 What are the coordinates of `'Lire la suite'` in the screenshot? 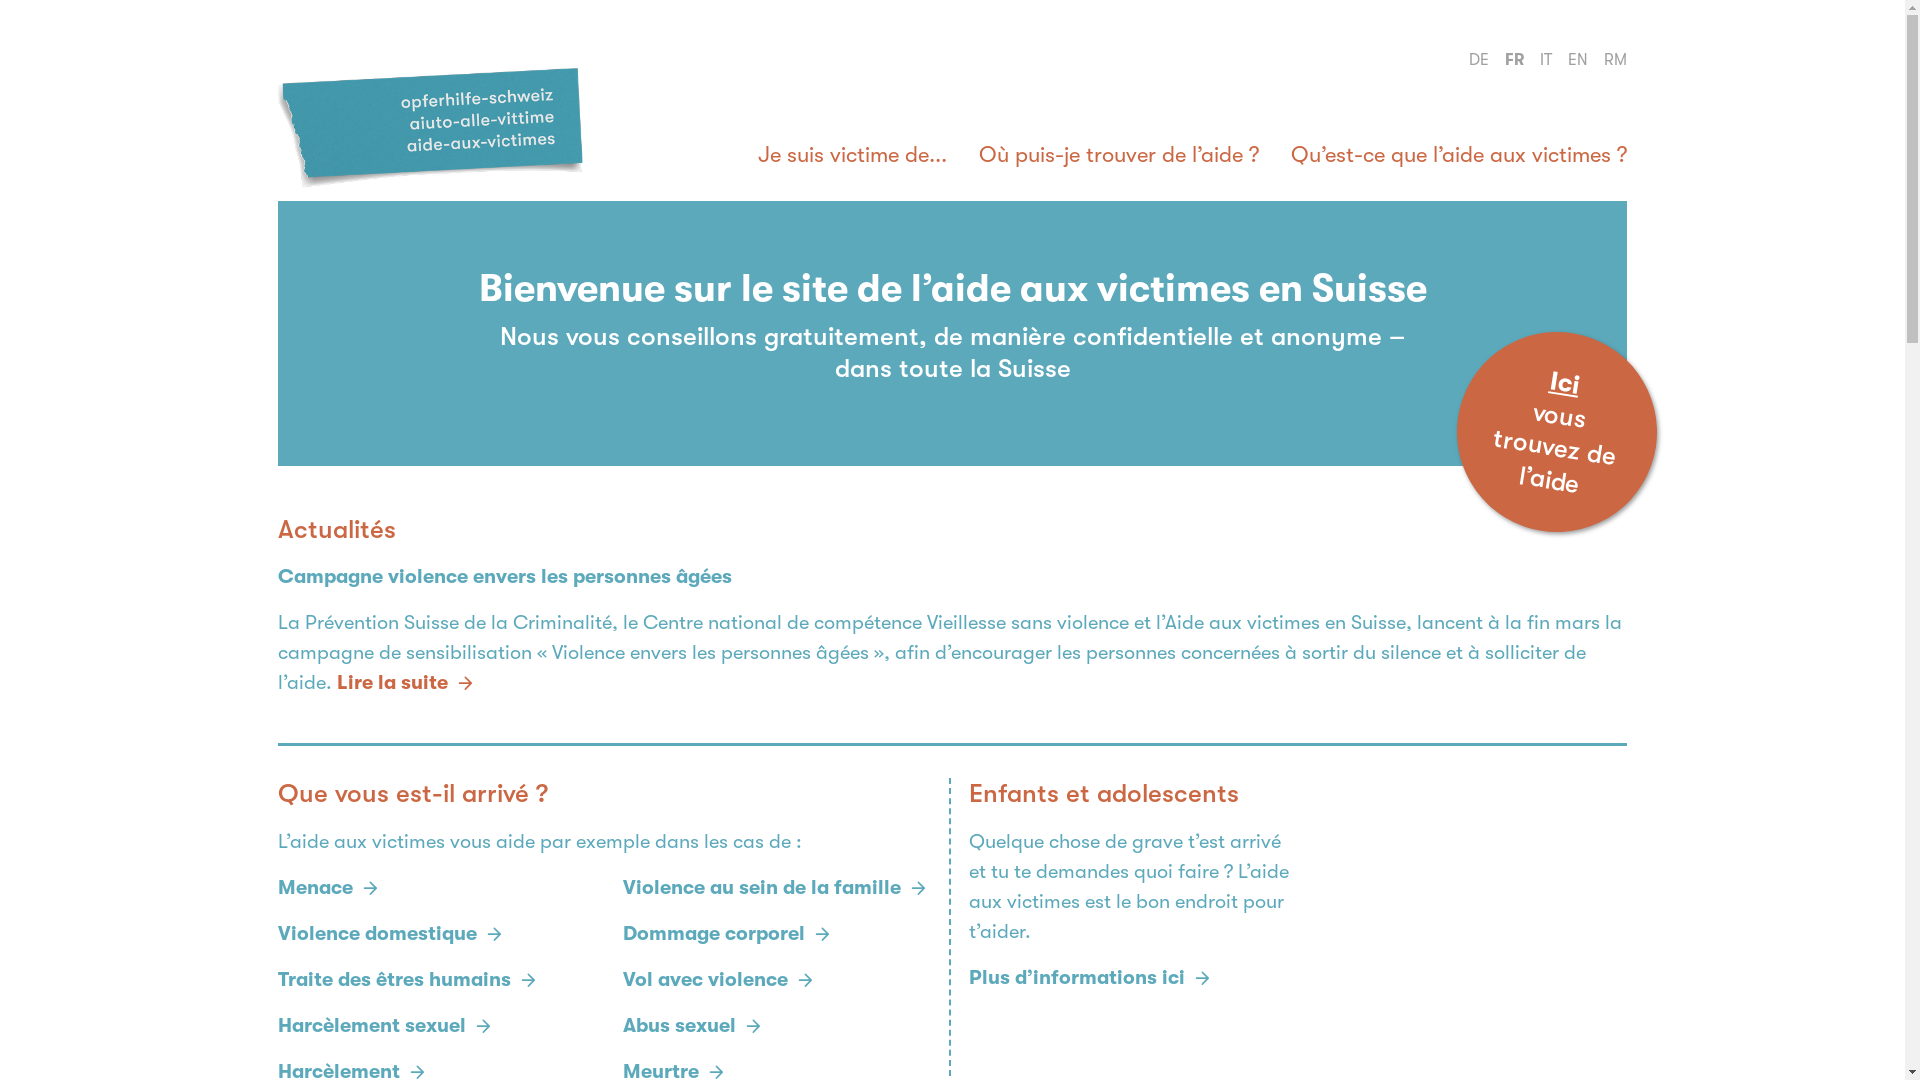 It's located at (392, 681).